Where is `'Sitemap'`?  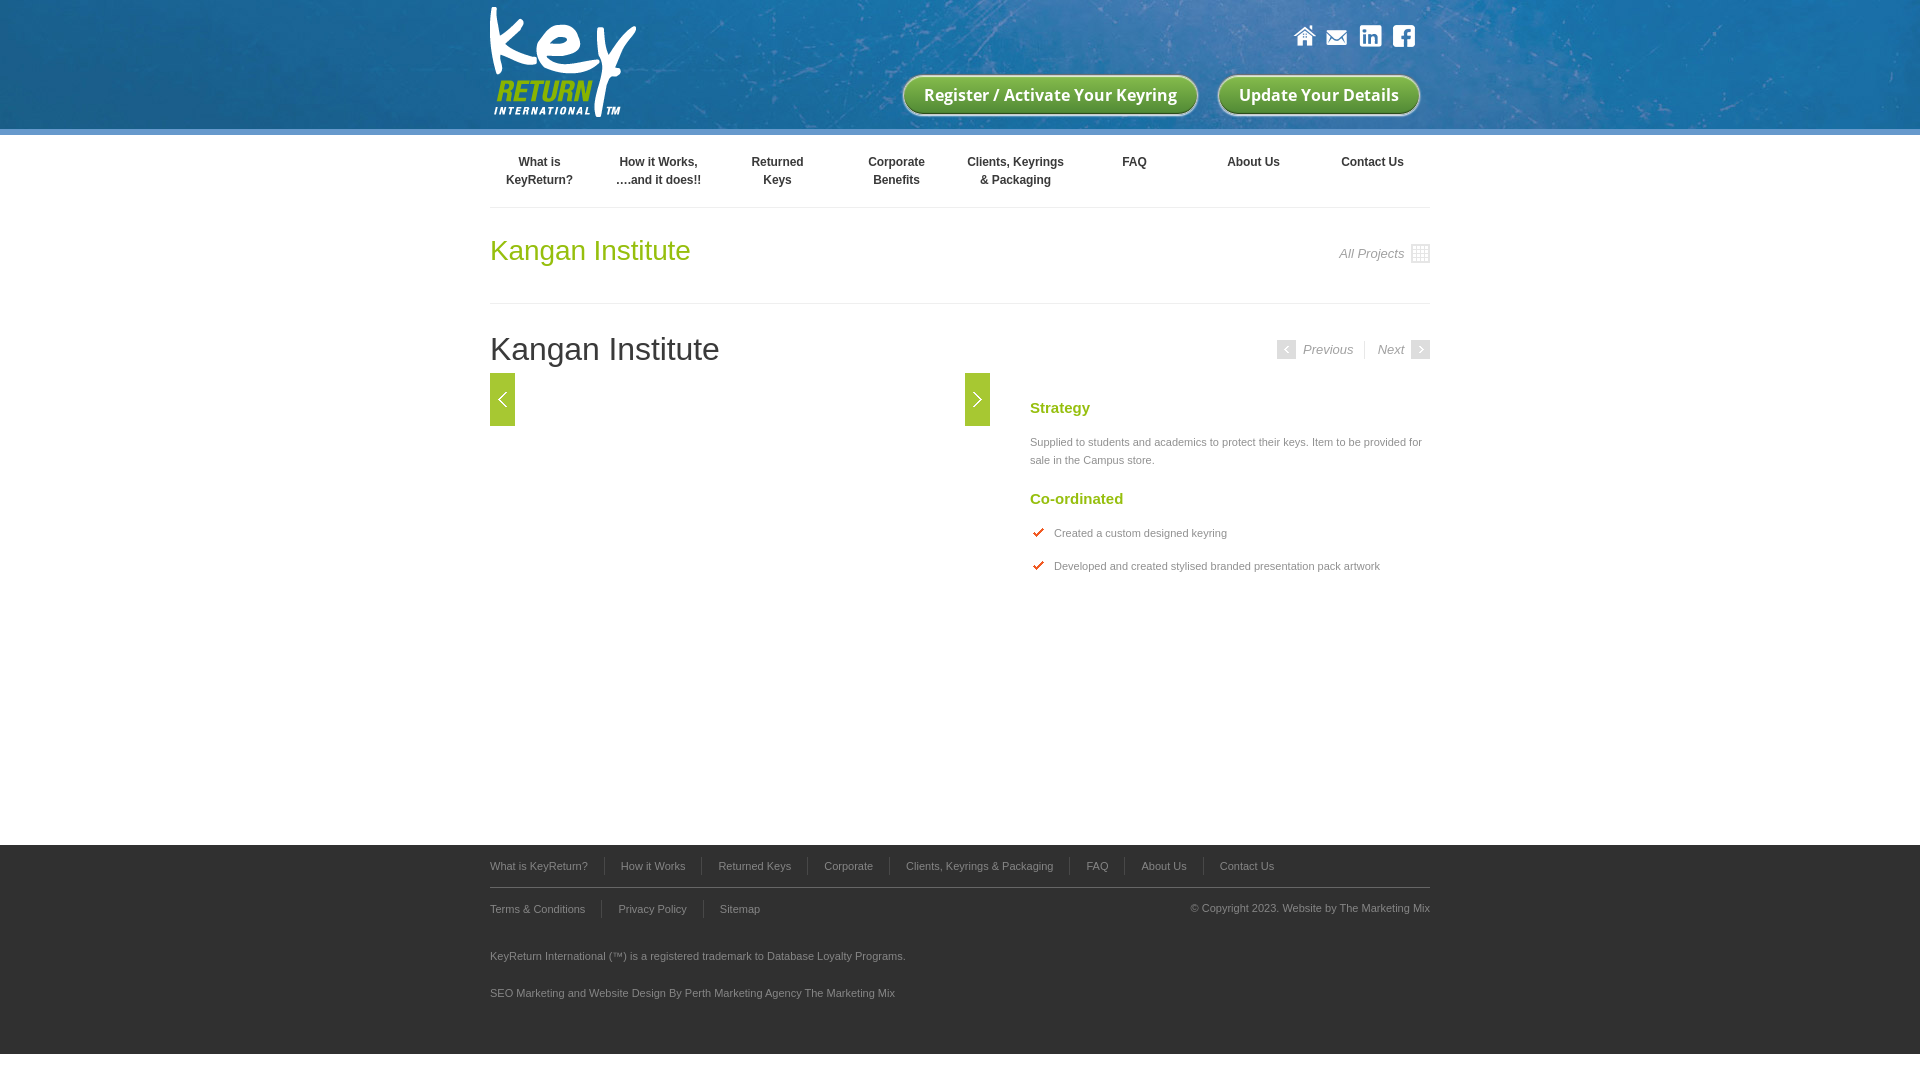 'Sitemap' is located at coordinates (702, 909).